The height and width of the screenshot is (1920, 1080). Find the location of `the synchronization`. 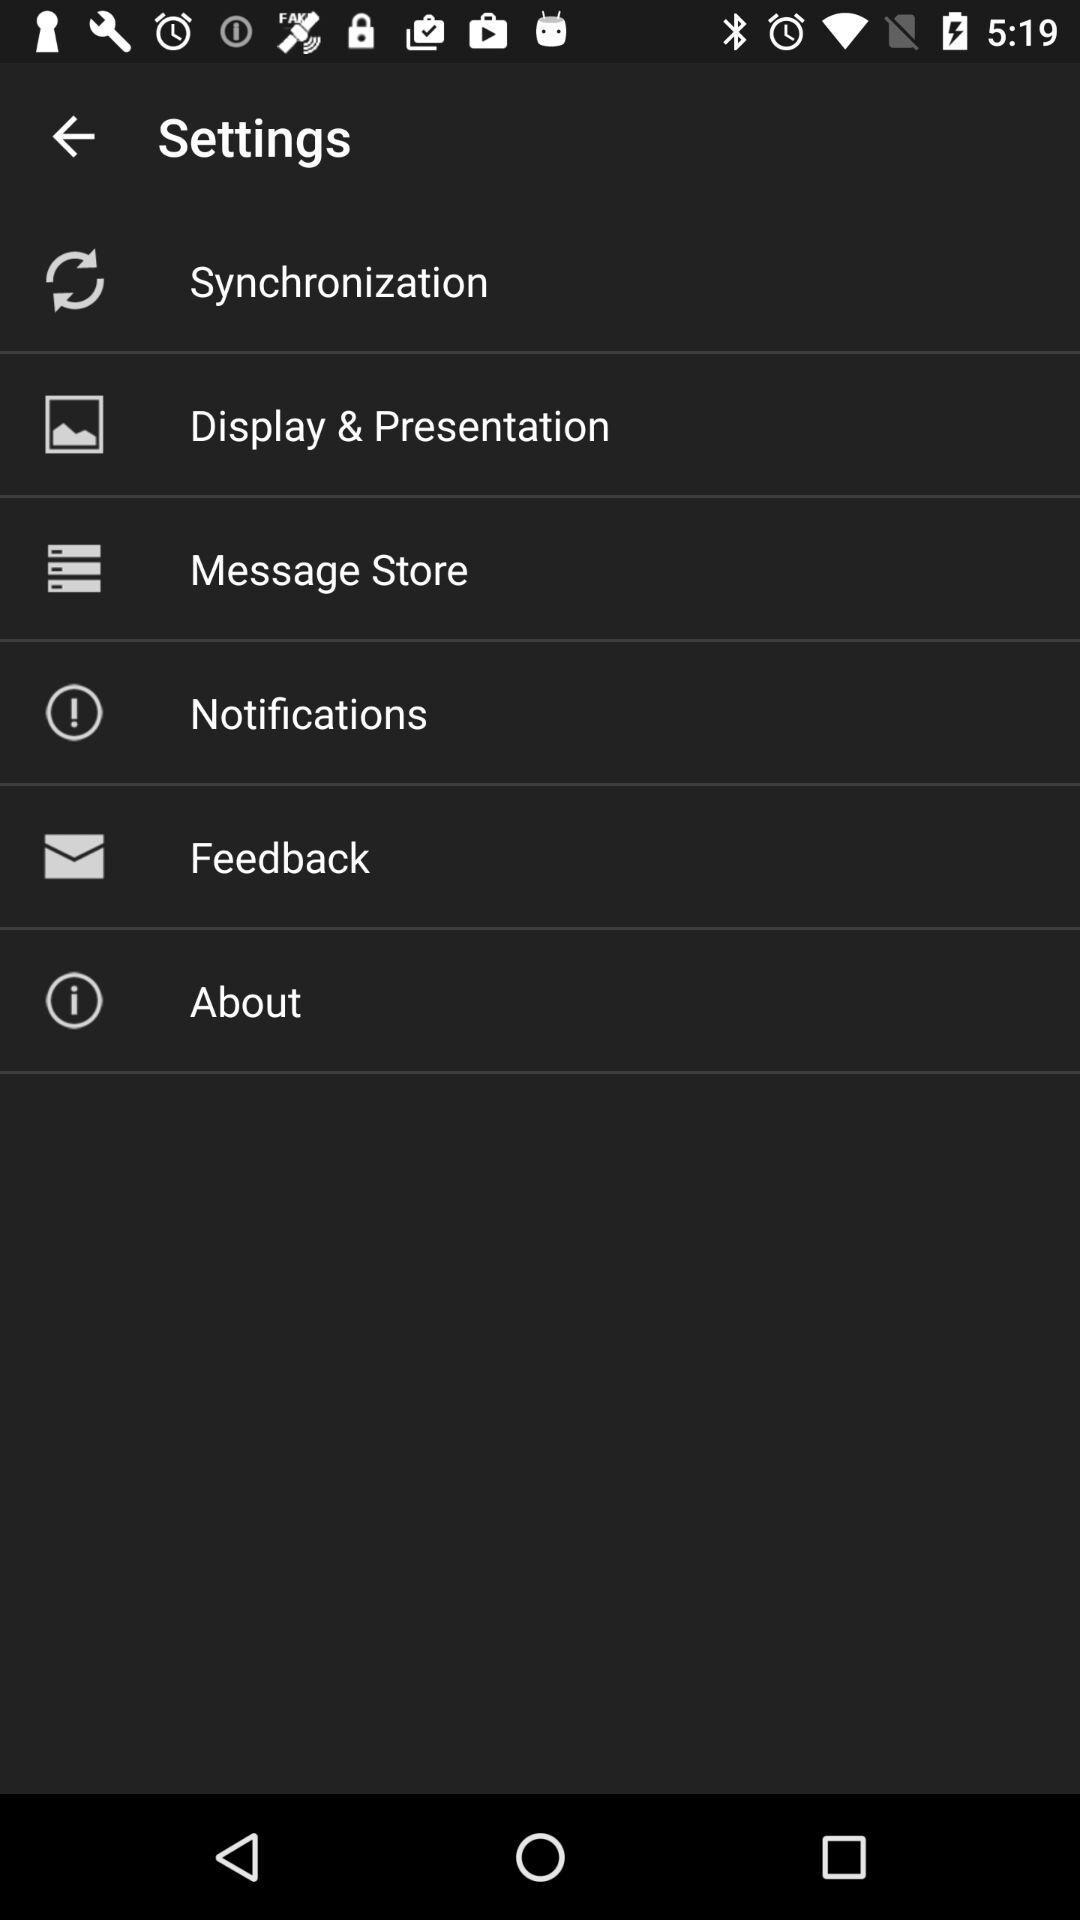

the synchronization is located at coordinates (338, 279).